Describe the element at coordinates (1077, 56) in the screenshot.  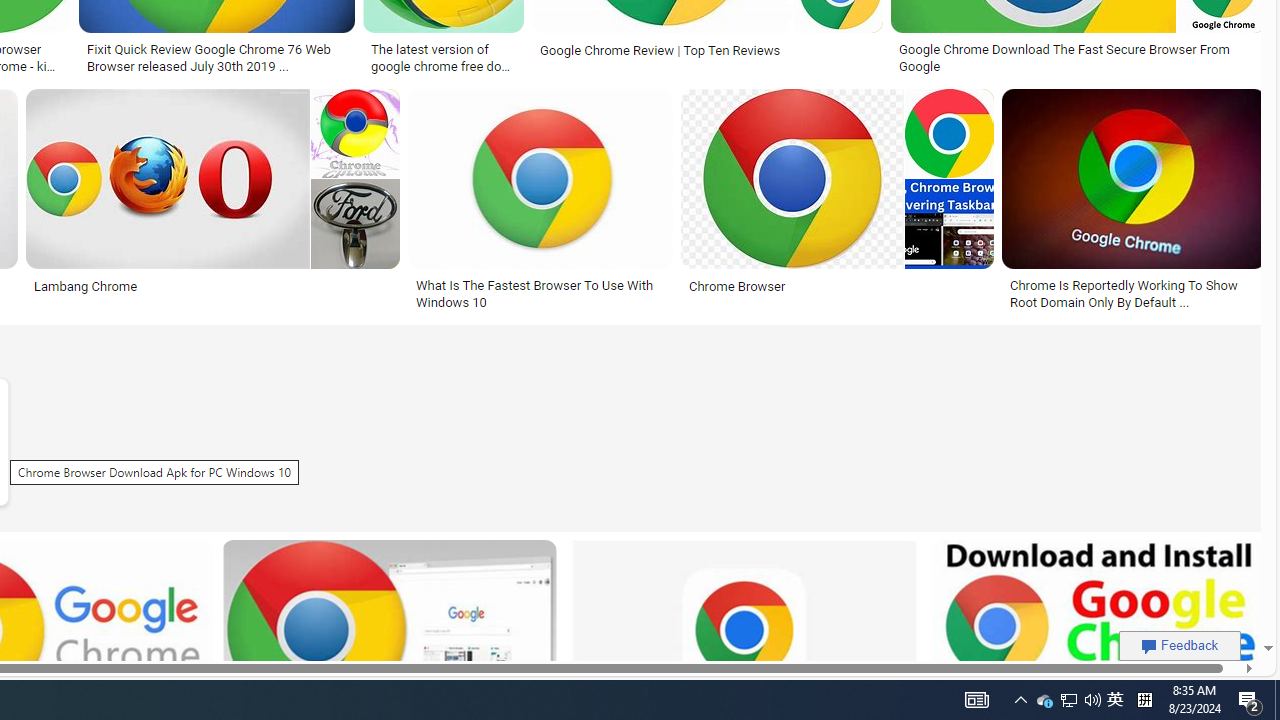
I see `'Google Chrome Download The Fast Secure Browser From Google'` at that location.